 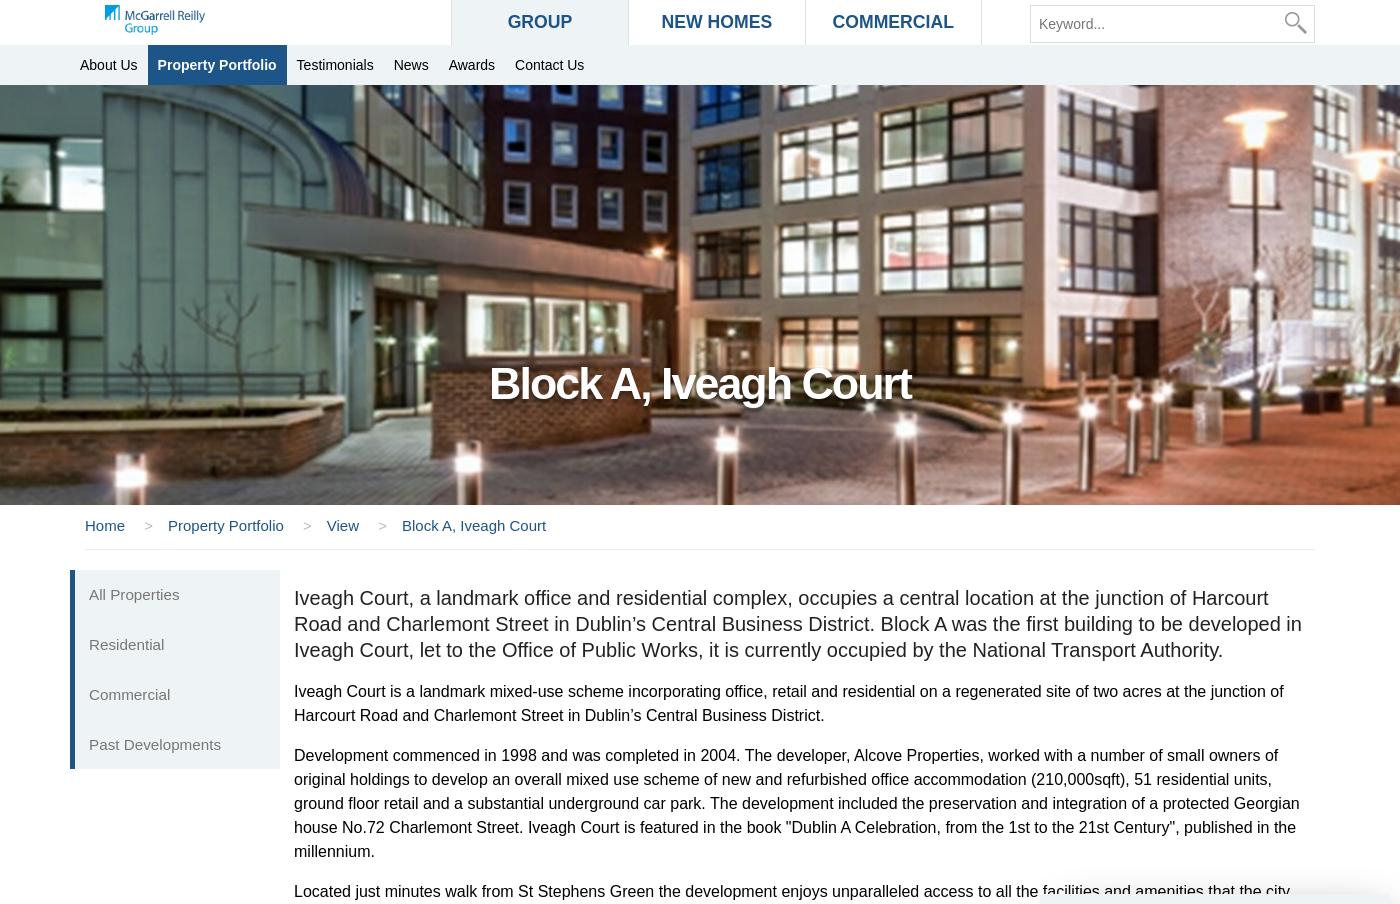 I want to click on 'Iveagh Court, a landmark office and residential complex, occupies a central location at the junction of Harcourt Road and Charlemont Street in Dublin’s Central Business District. Block A was the first building to be developed in Iveagh Court, let to the Office of Public Works, it is currently occupied by the National Transport Authority.', so click(x=797, y=624).